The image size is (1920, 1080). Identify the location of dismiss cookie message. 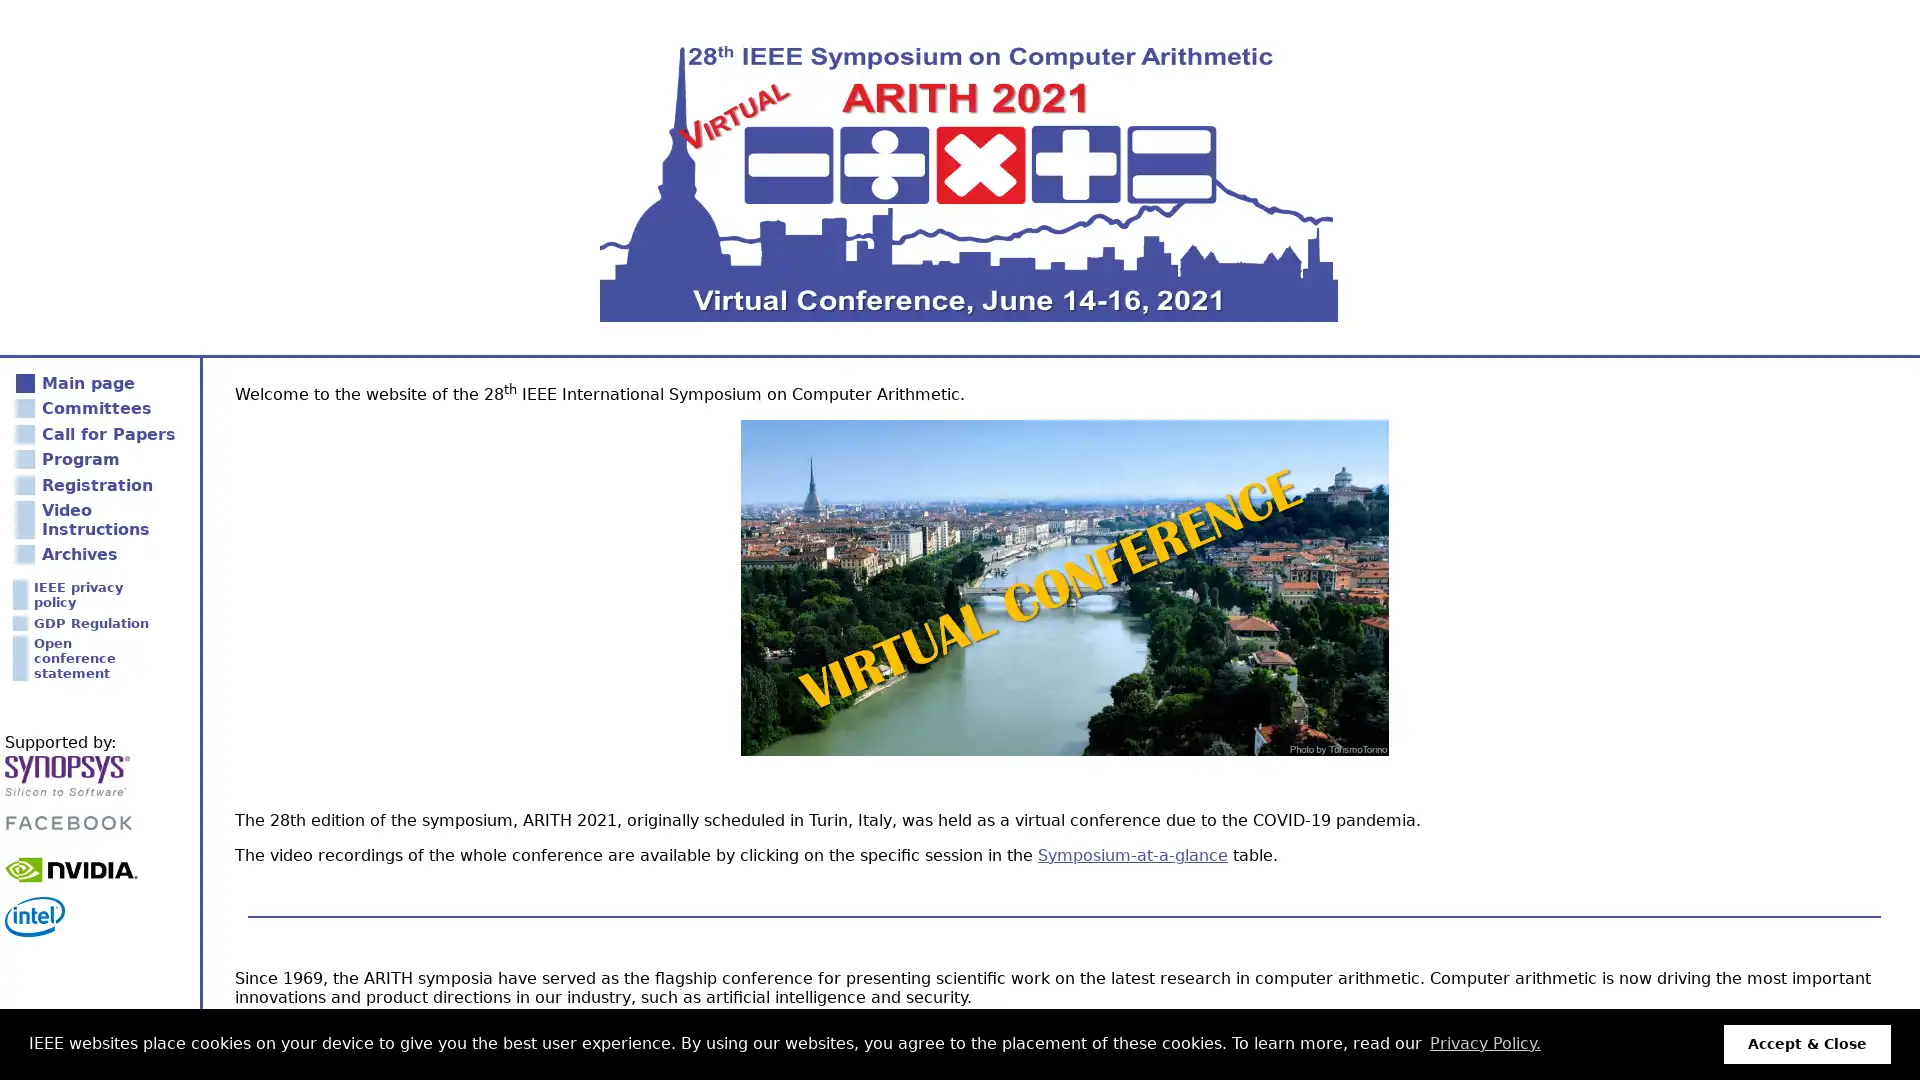
(1807, 1043).